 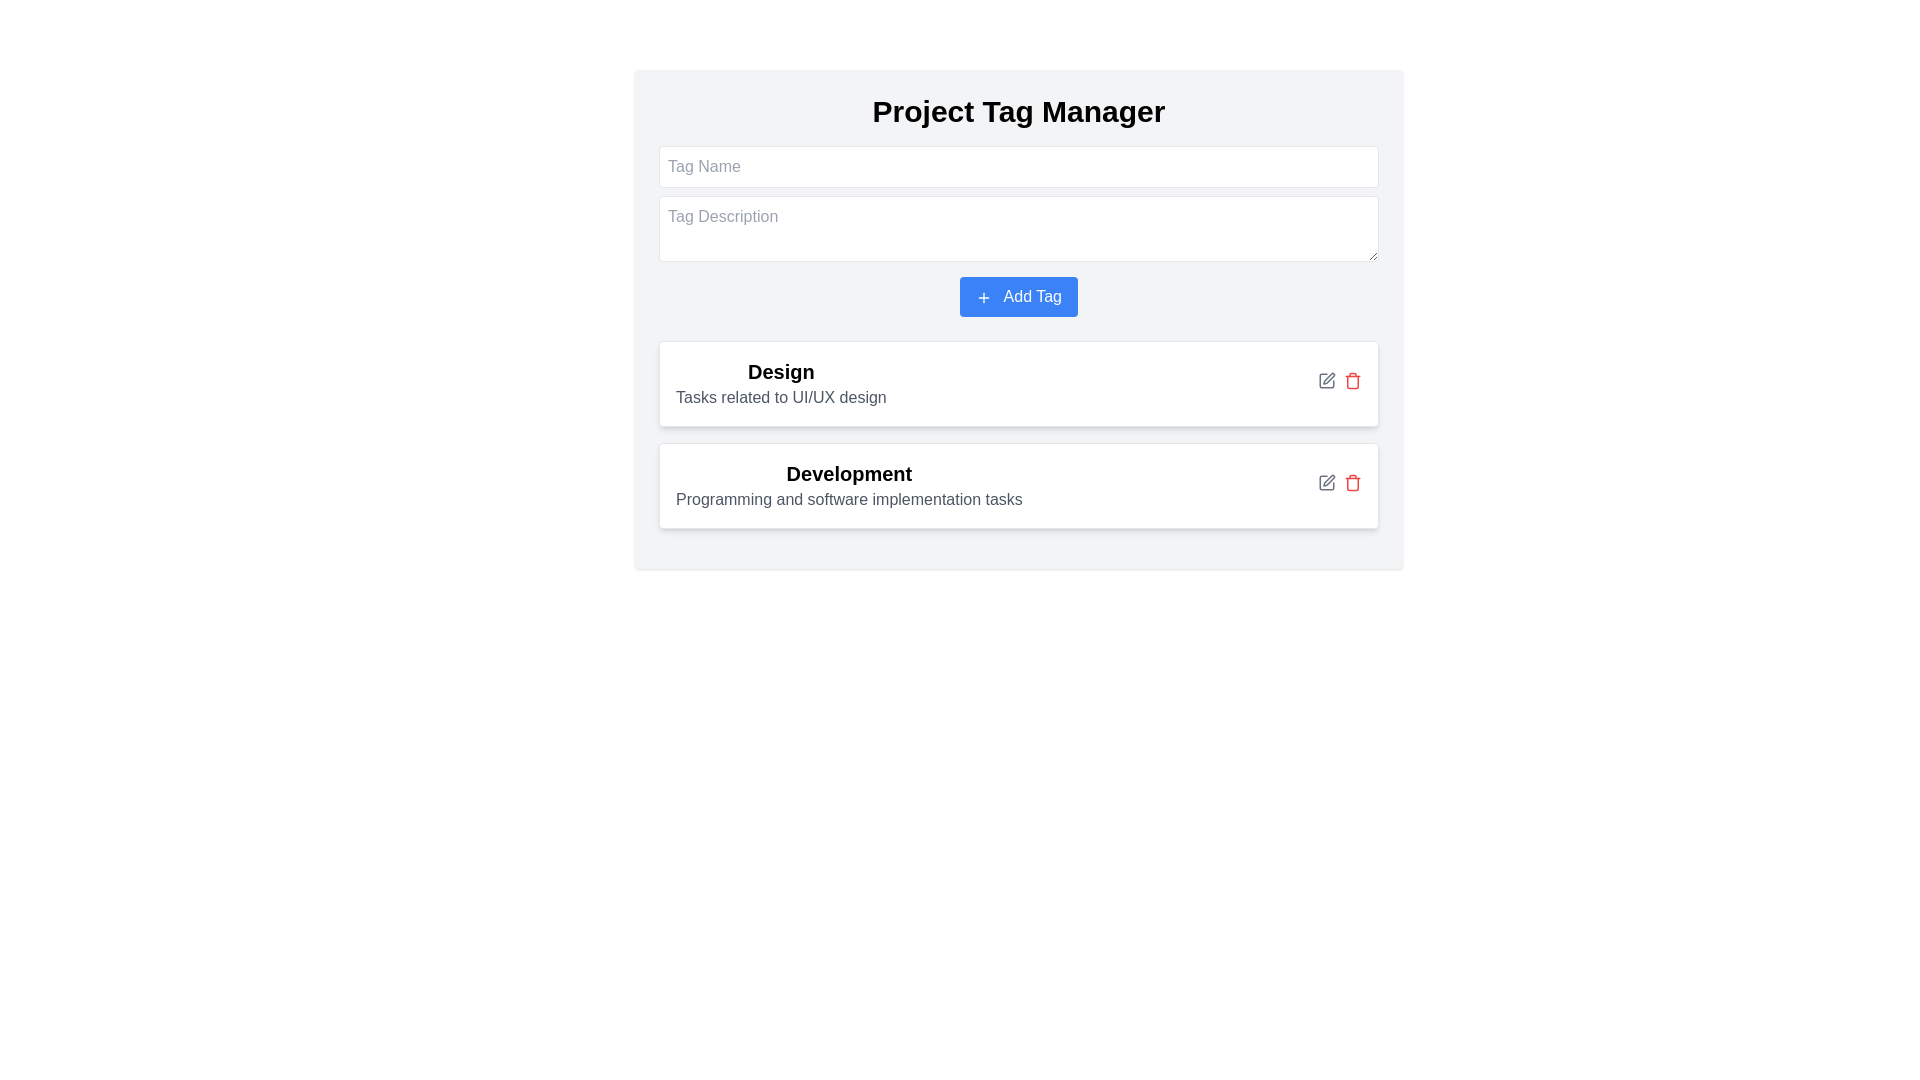 What do you see at coordinates (1339, 384) in the screenshot?
I see `the edit icon located in the Action icon group at the top-right corner of the 'Design' section` at bounding box center [1339, 384].